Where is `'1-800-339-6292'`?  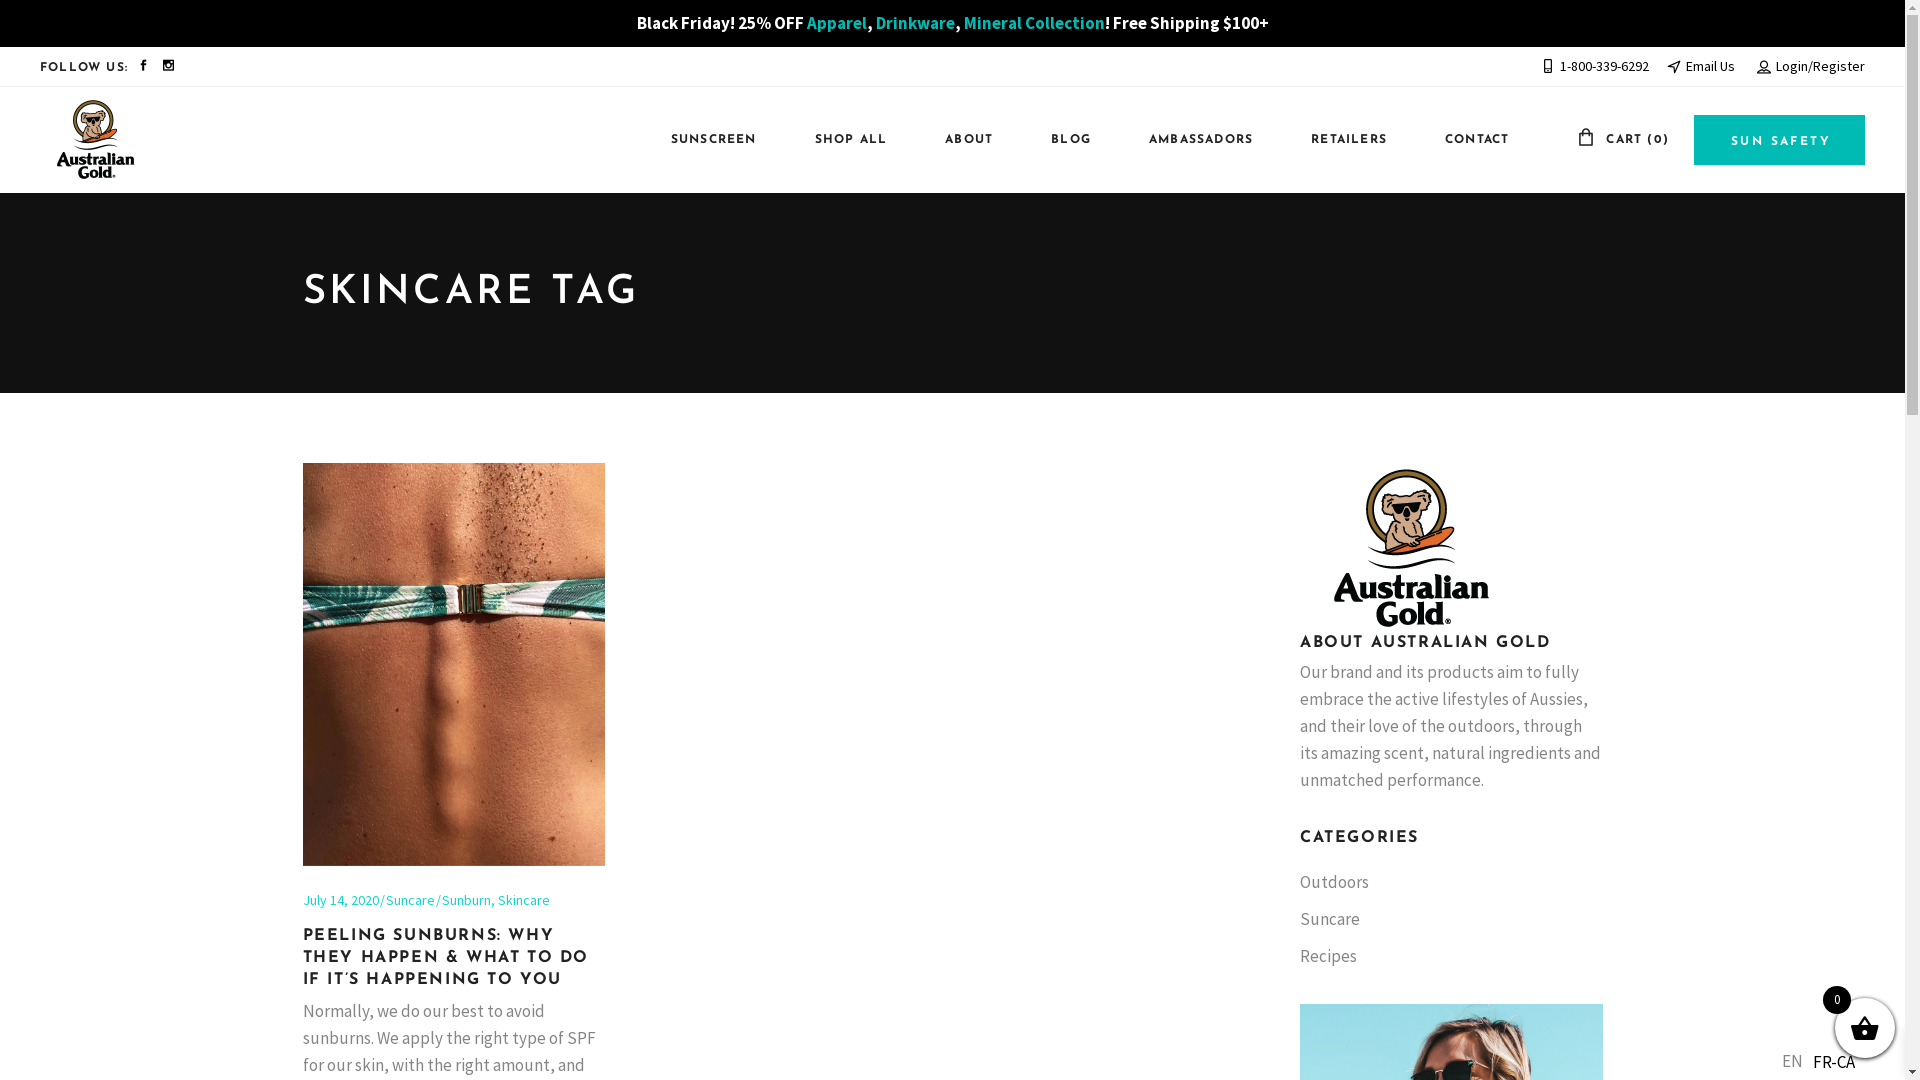 '1-800-339-6292' is located at coordinates (1593, 64).